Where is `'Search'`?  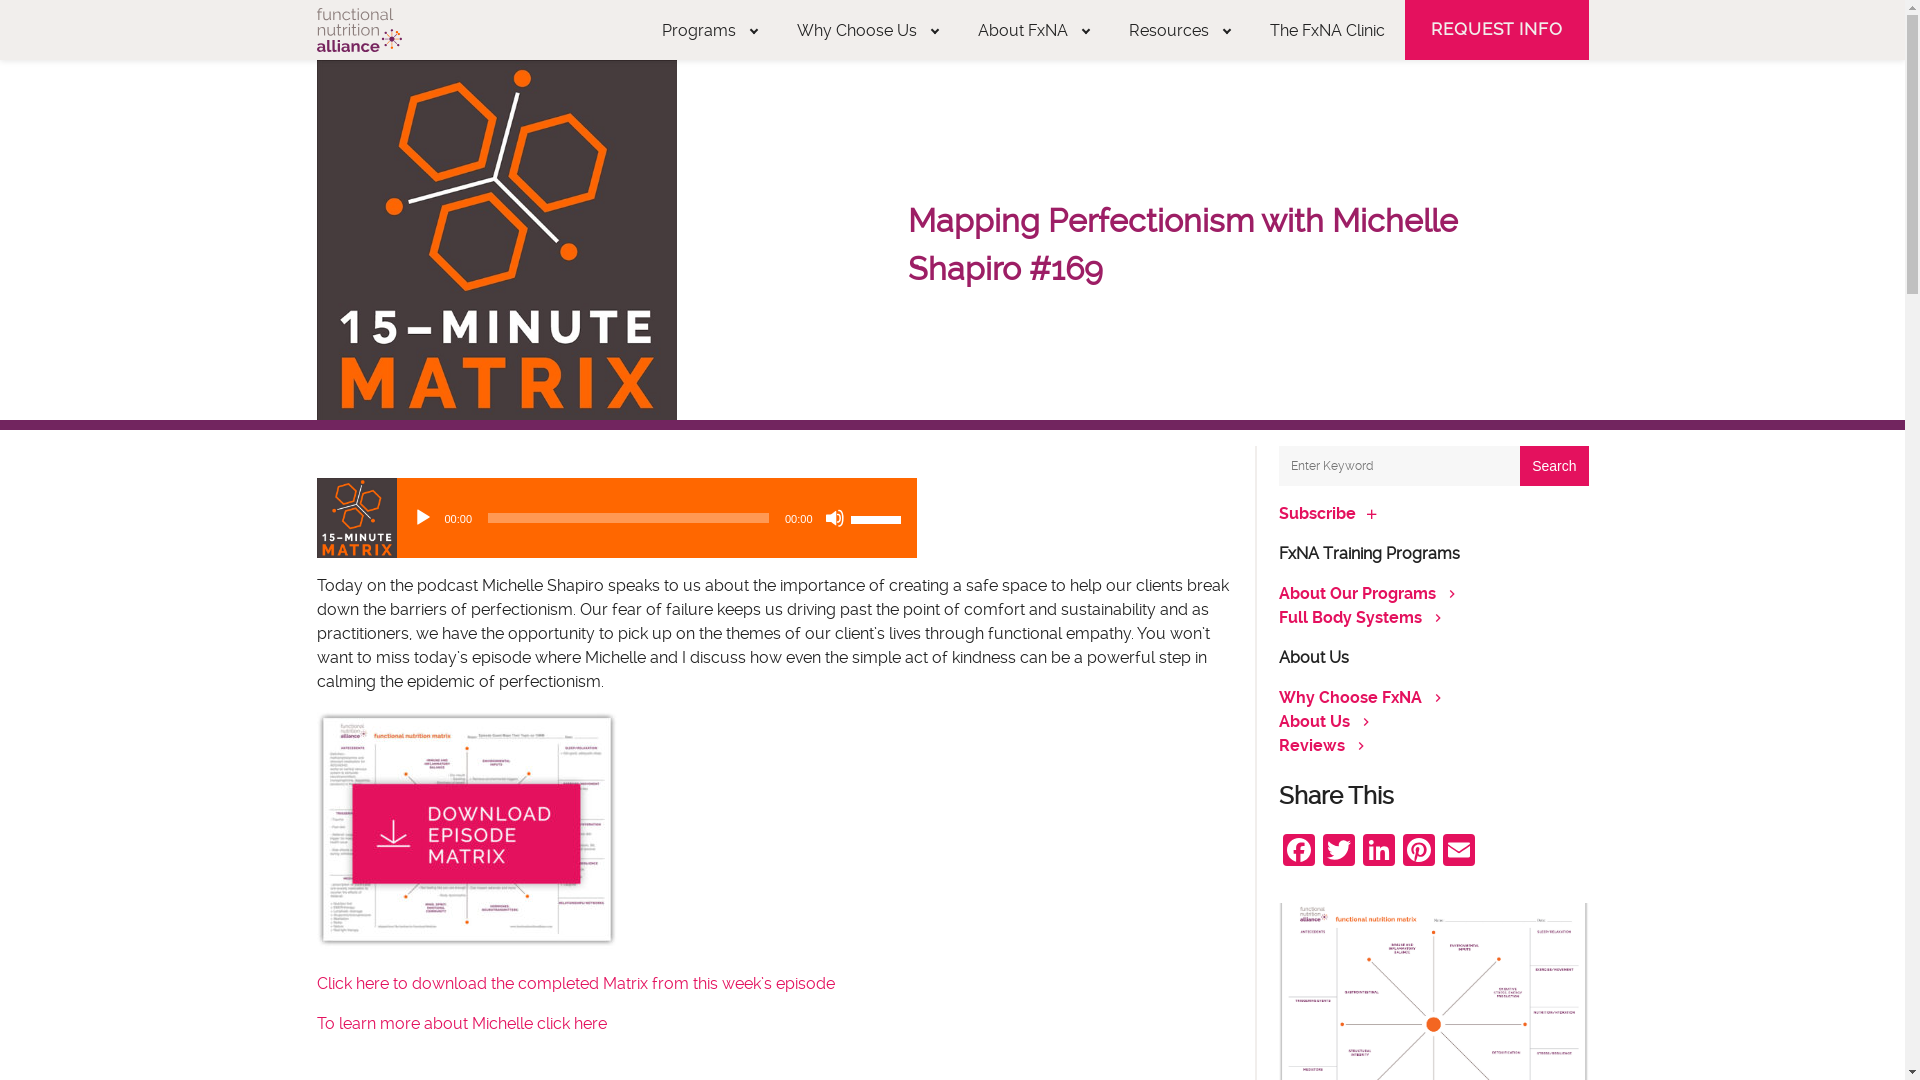
'Search' is located at coordinates (1520, 466).